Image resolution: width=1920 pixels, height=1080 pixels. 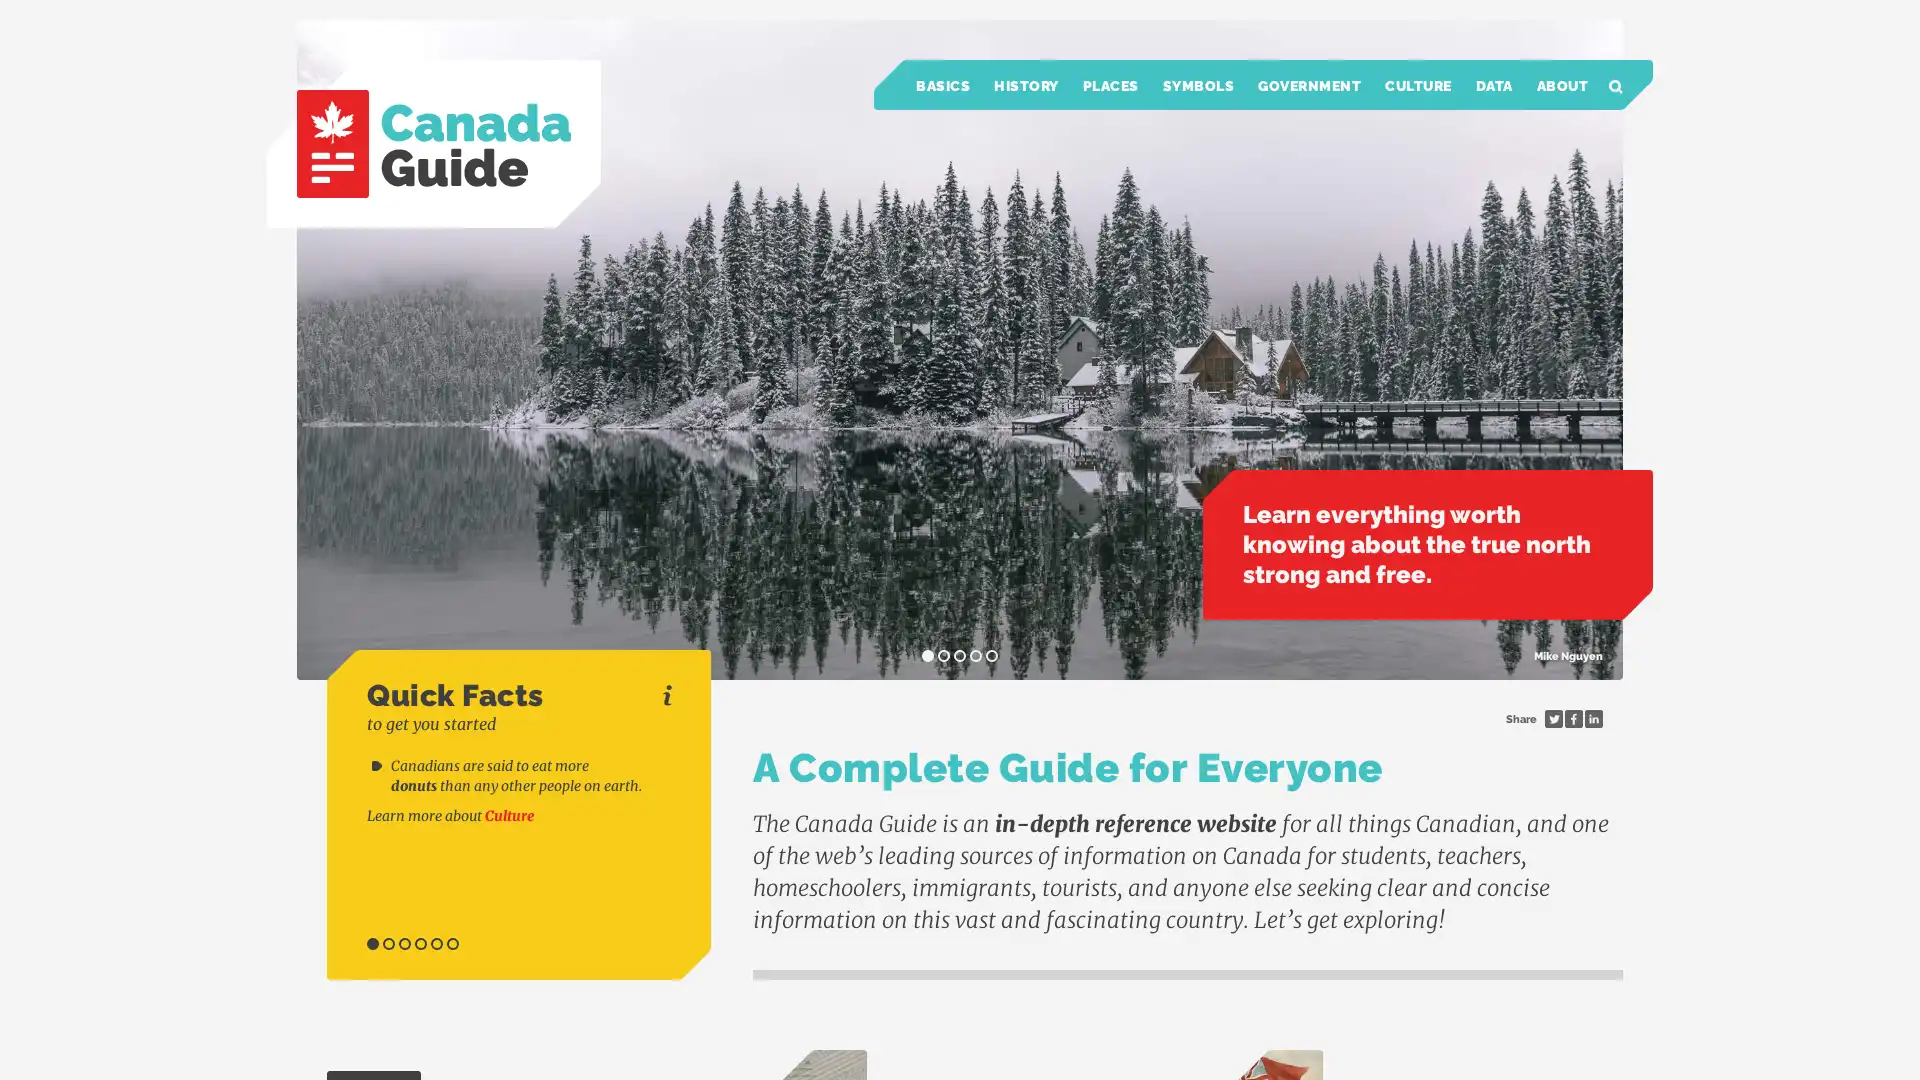 I want to click on Go to slide 1, so click(x=926, y=655).